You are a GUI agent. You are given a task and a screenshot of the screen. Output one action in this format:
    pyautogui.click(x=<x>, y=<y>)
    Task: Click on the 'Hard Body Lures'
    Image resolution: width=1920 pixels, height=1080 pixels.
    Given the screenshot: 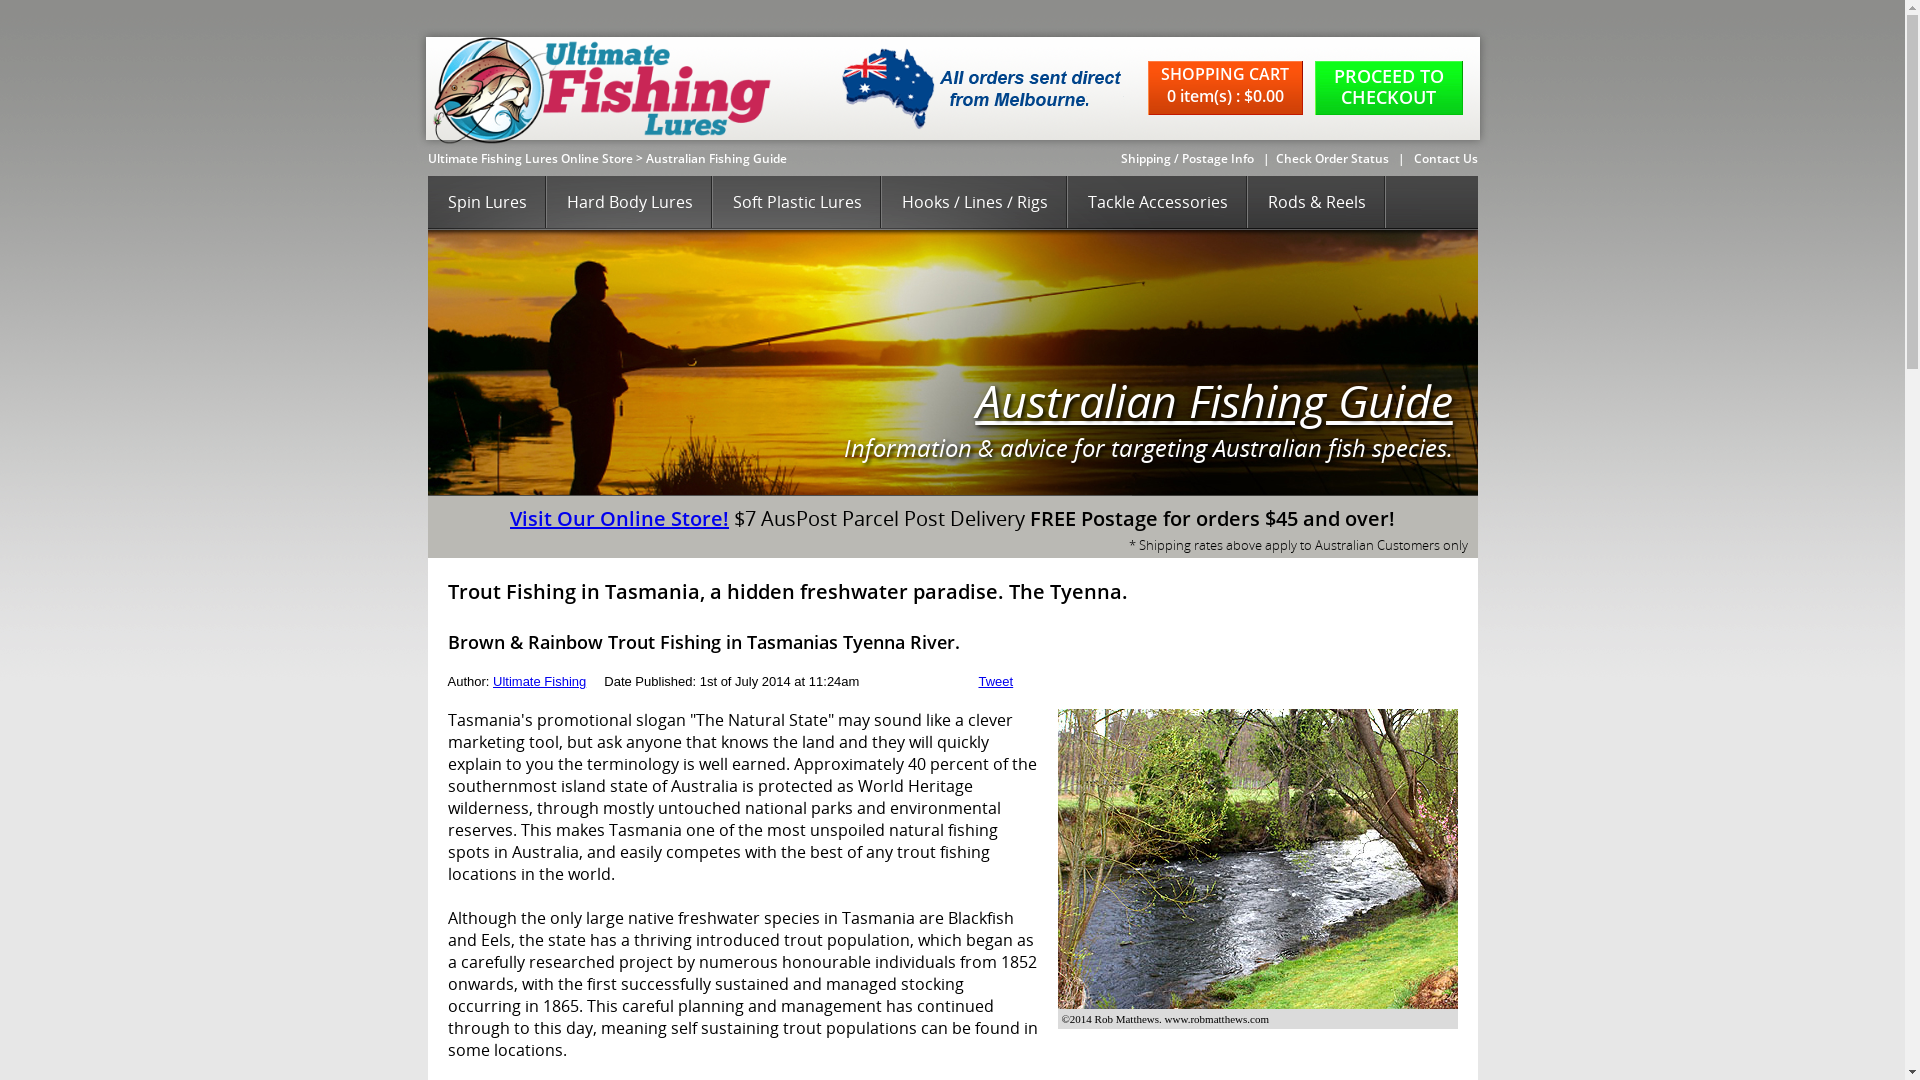 What is the action you would take?
    pyautogui.click(x=627, y=203)
    